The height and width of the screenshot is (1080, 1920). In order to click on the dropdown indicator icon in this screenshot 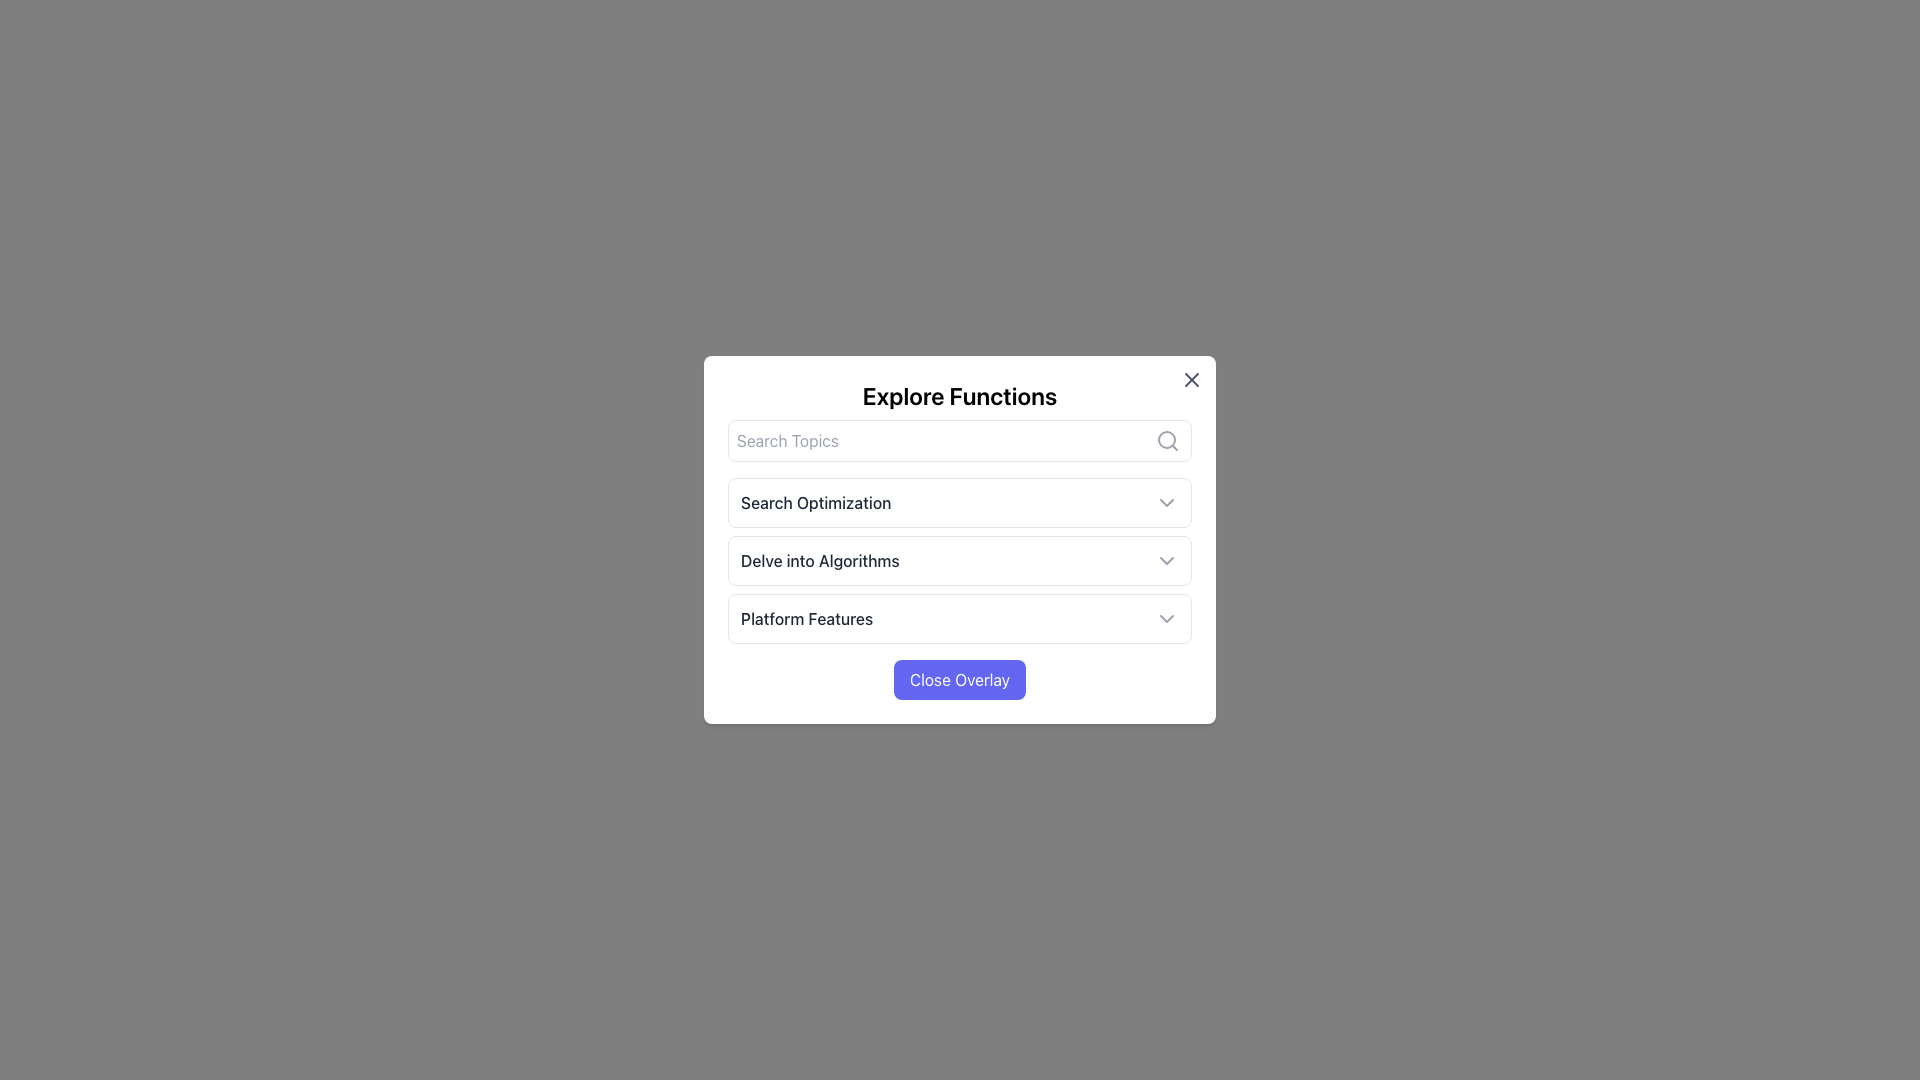, I will do `click(1166, 501)`.